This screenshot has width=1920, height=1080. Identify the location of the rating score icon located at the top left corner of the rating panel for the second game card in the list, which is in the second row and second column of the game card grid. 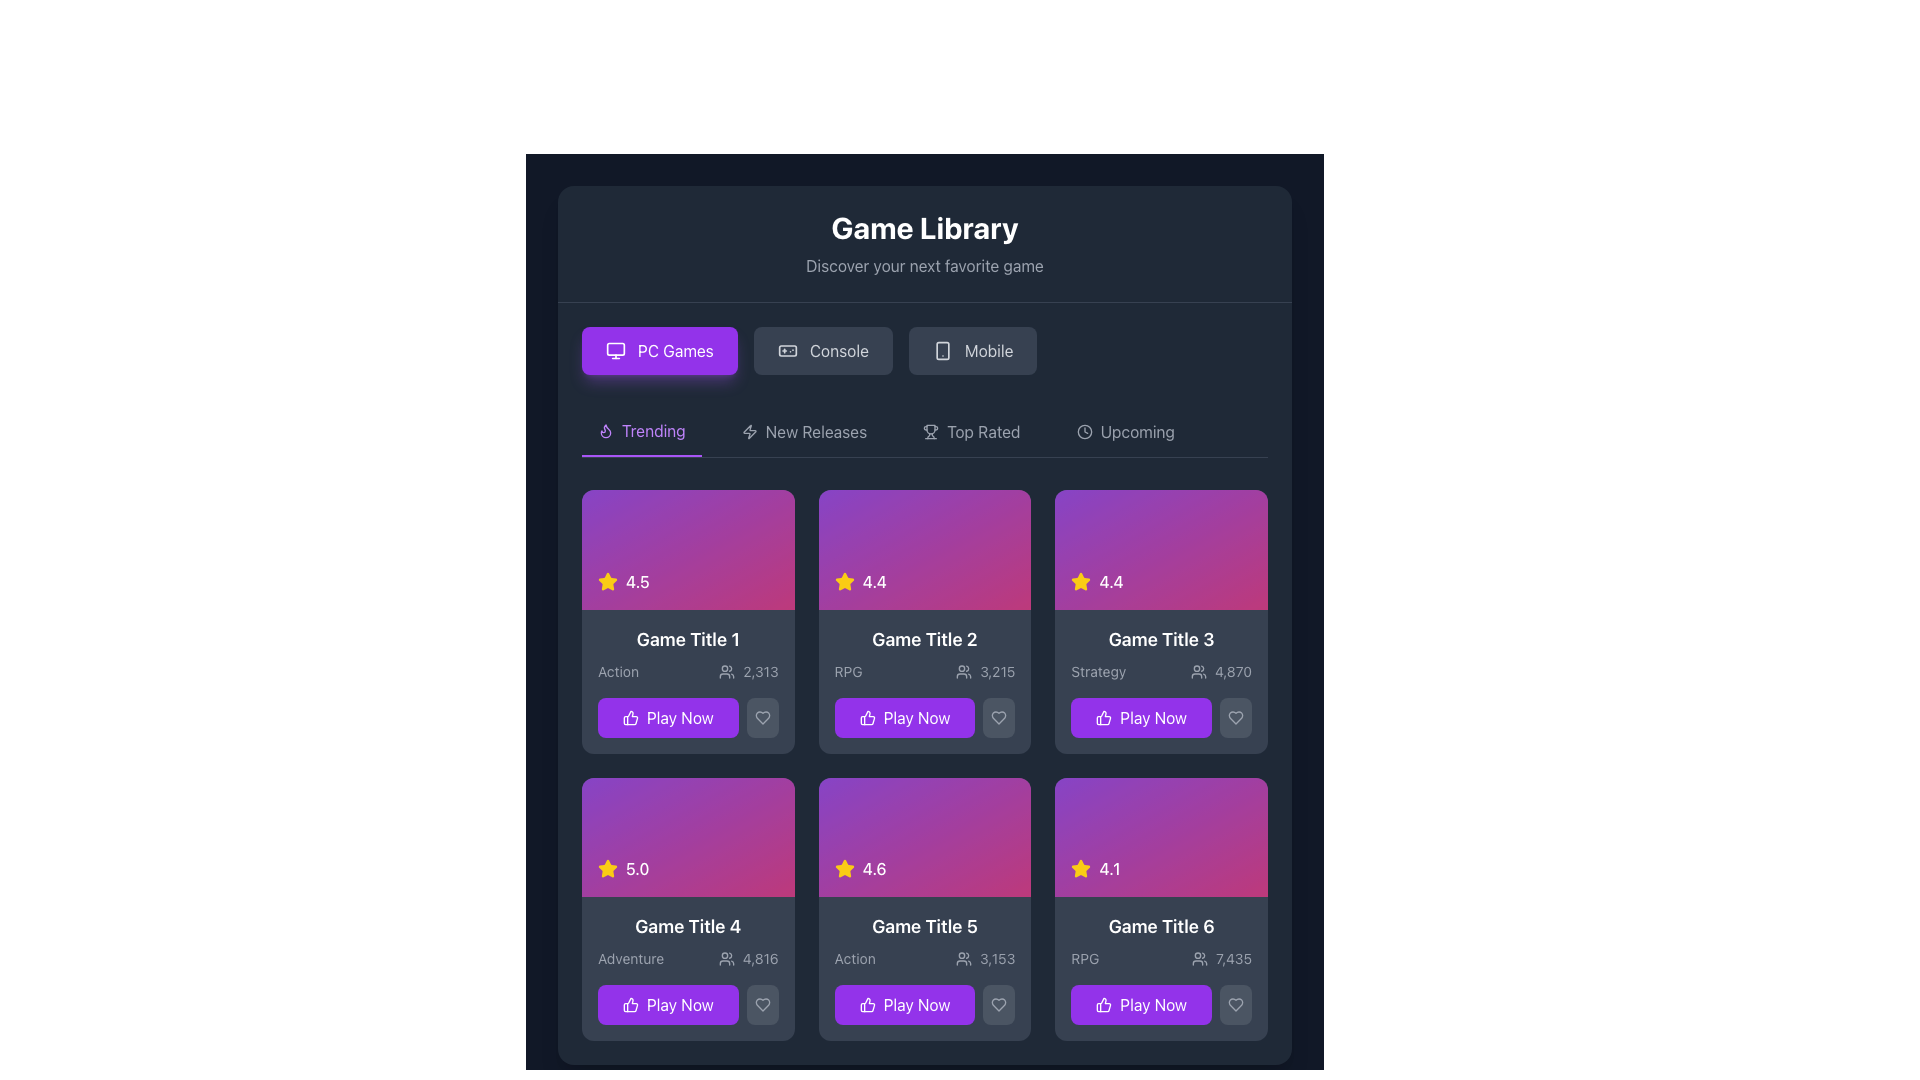
(1080, 581).